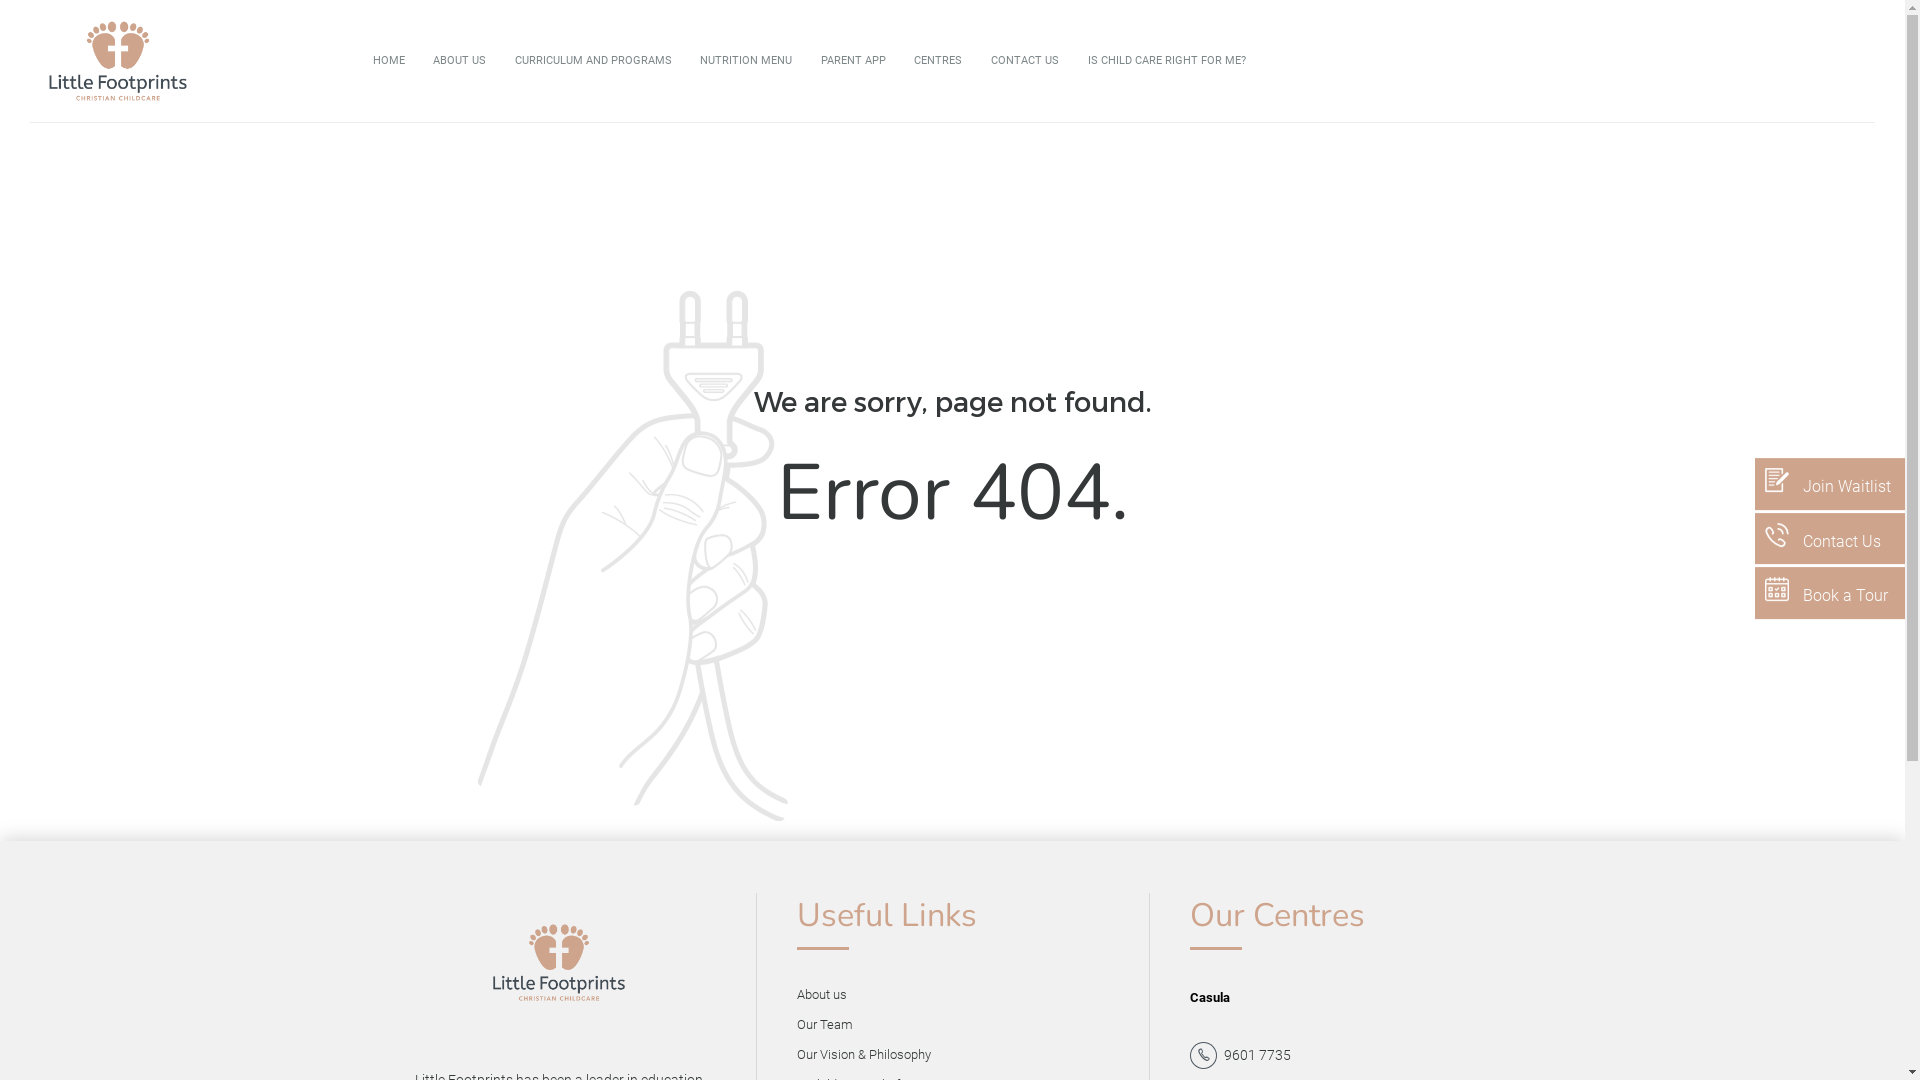  Describe the element at coordinates (358, 60) in the screenshot. I see `'HOME'` at that location.